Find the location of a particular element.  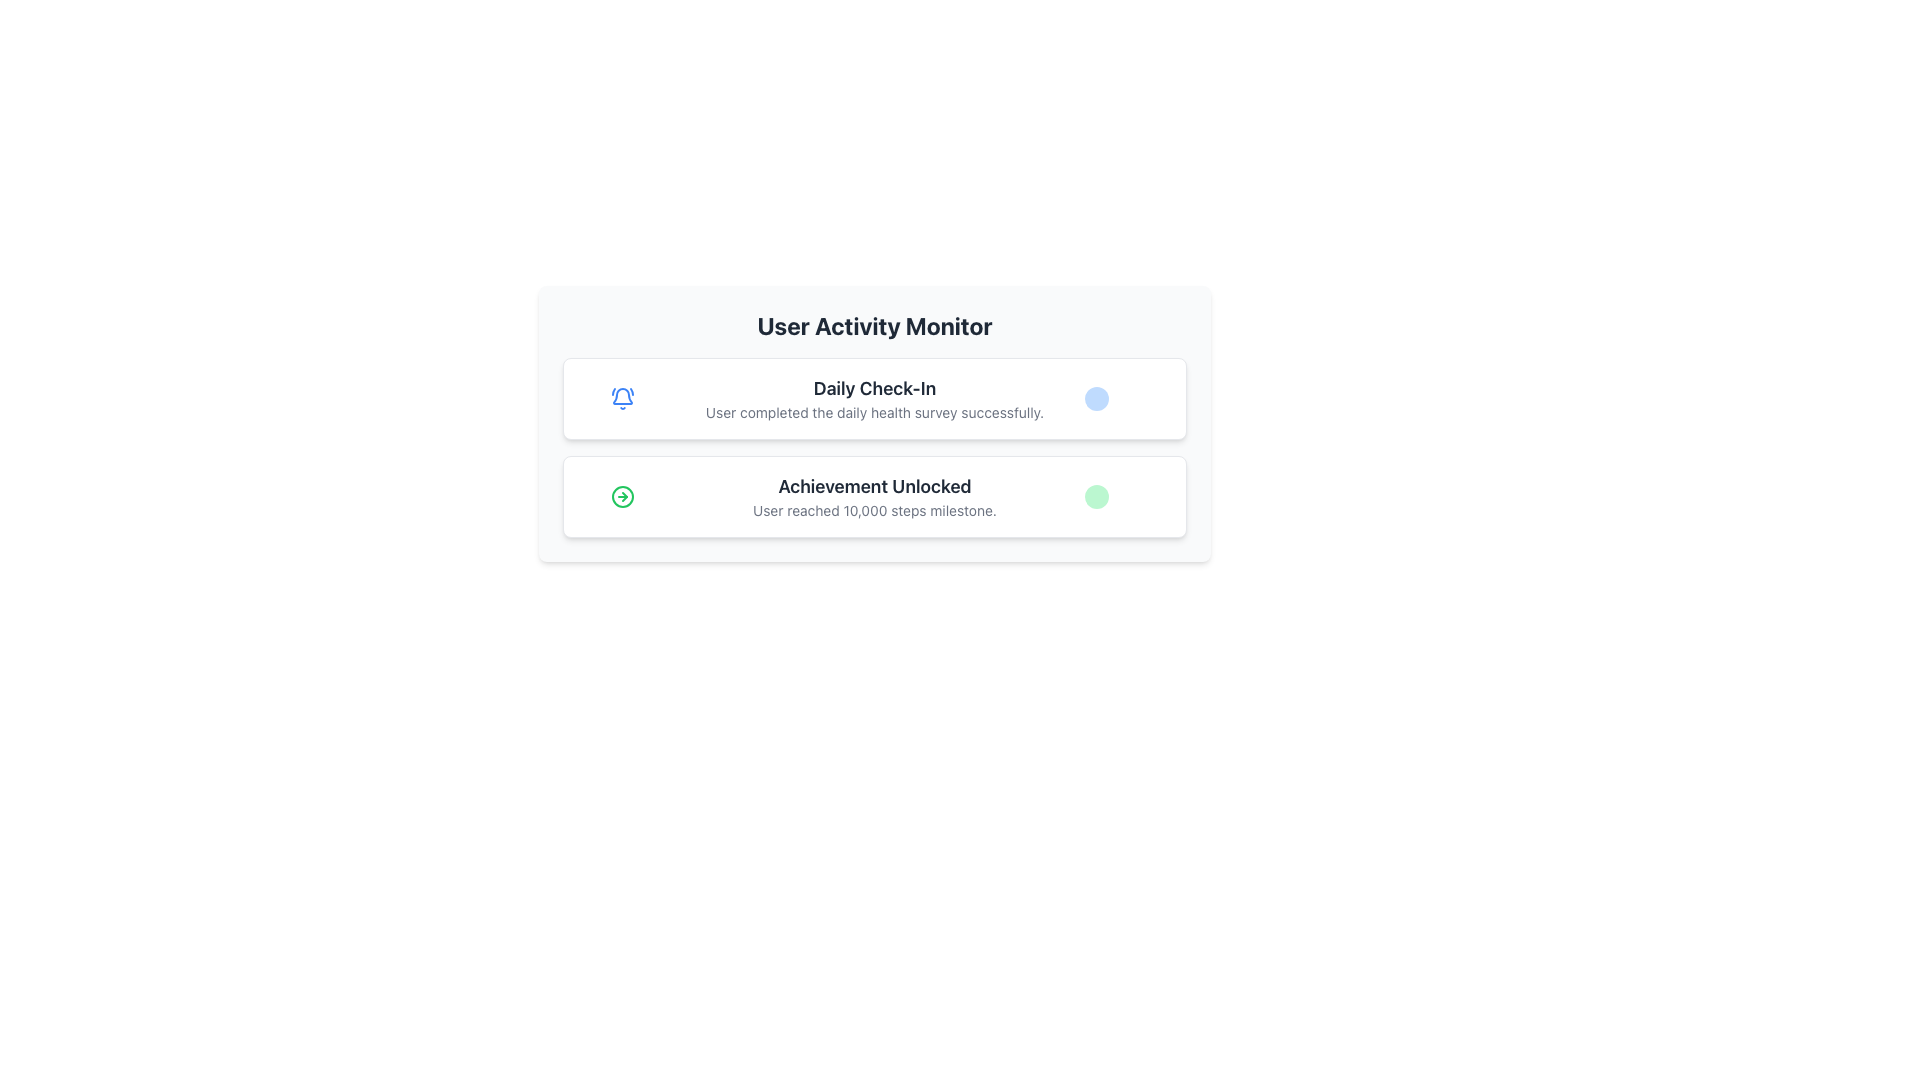

the notification icon located at the center of the top row in the 'User Activity Monitor' section, which indicates alerts related to daily check-ins is located at coordinates (621, 398).